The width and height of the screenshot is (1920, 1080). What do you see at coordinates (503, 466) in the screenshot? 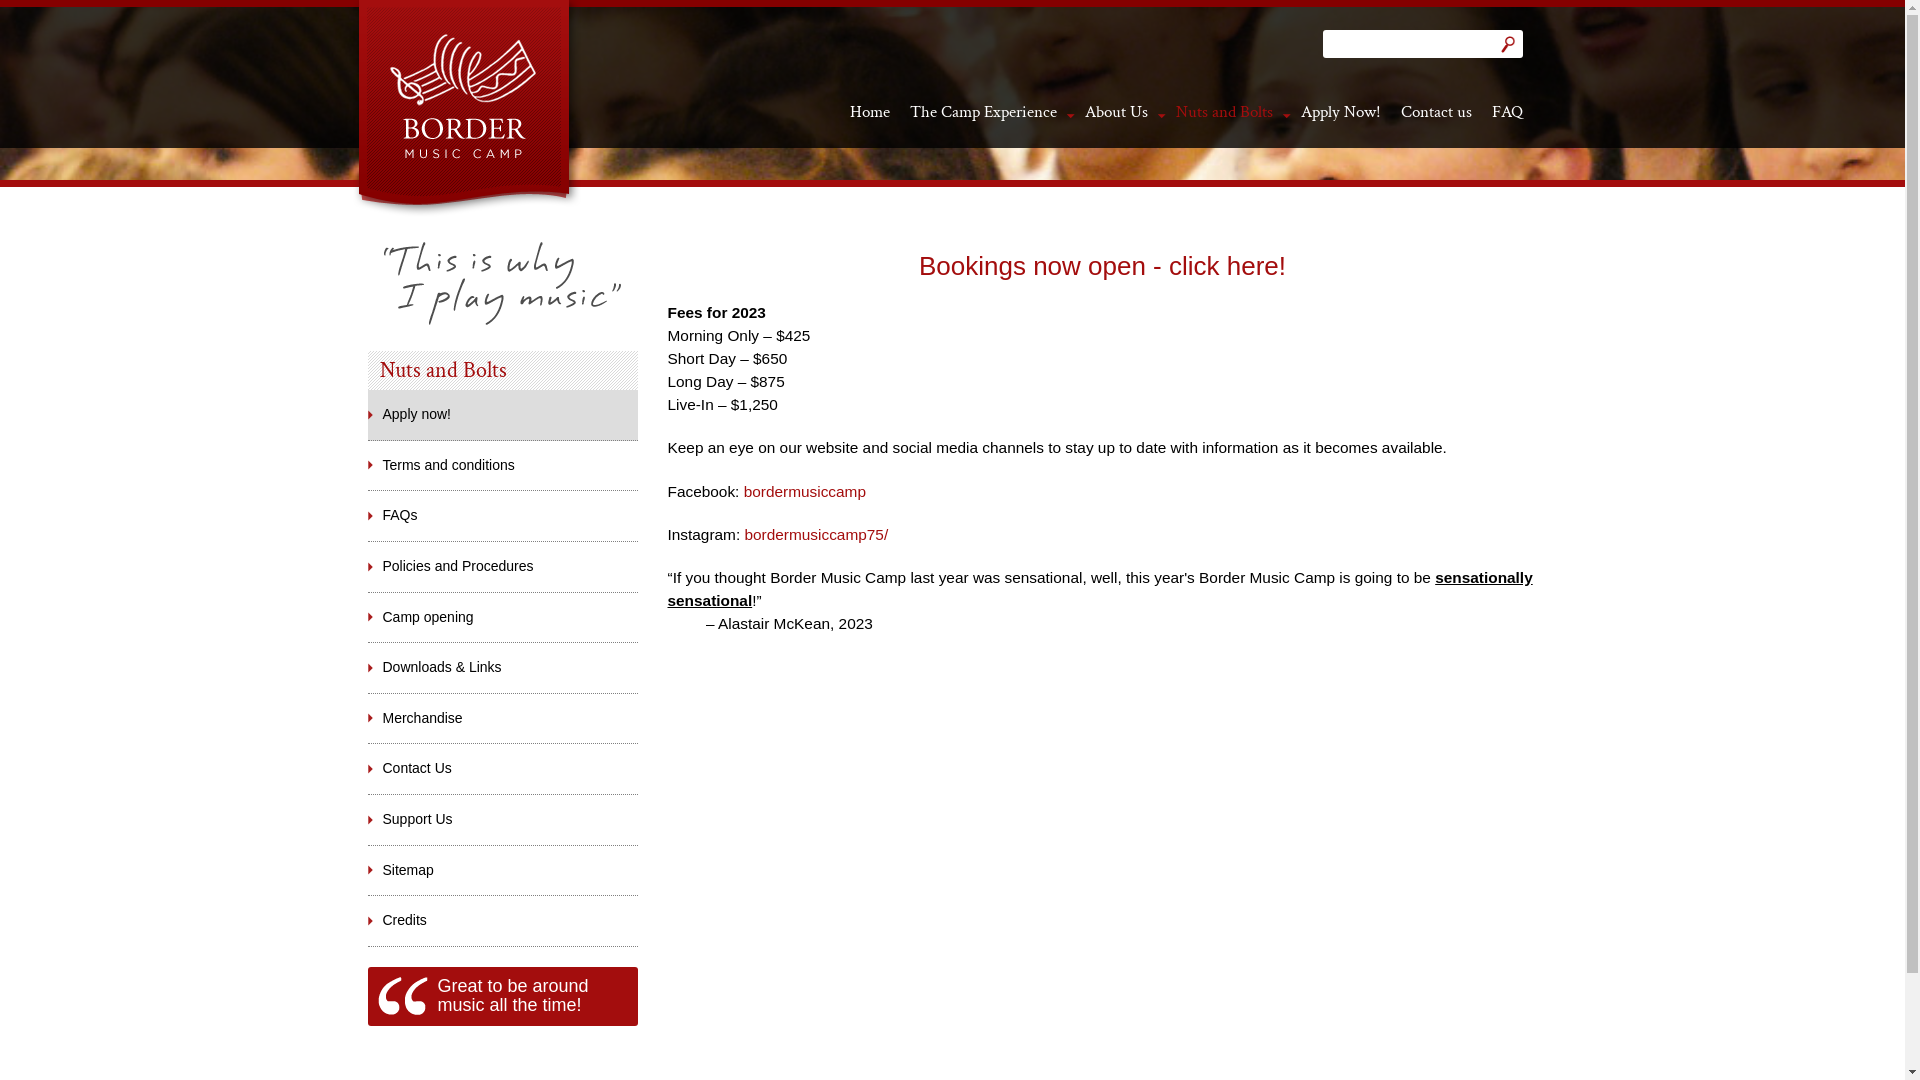
I see `'Terms and conditions'` at bounding box center [503, 466].